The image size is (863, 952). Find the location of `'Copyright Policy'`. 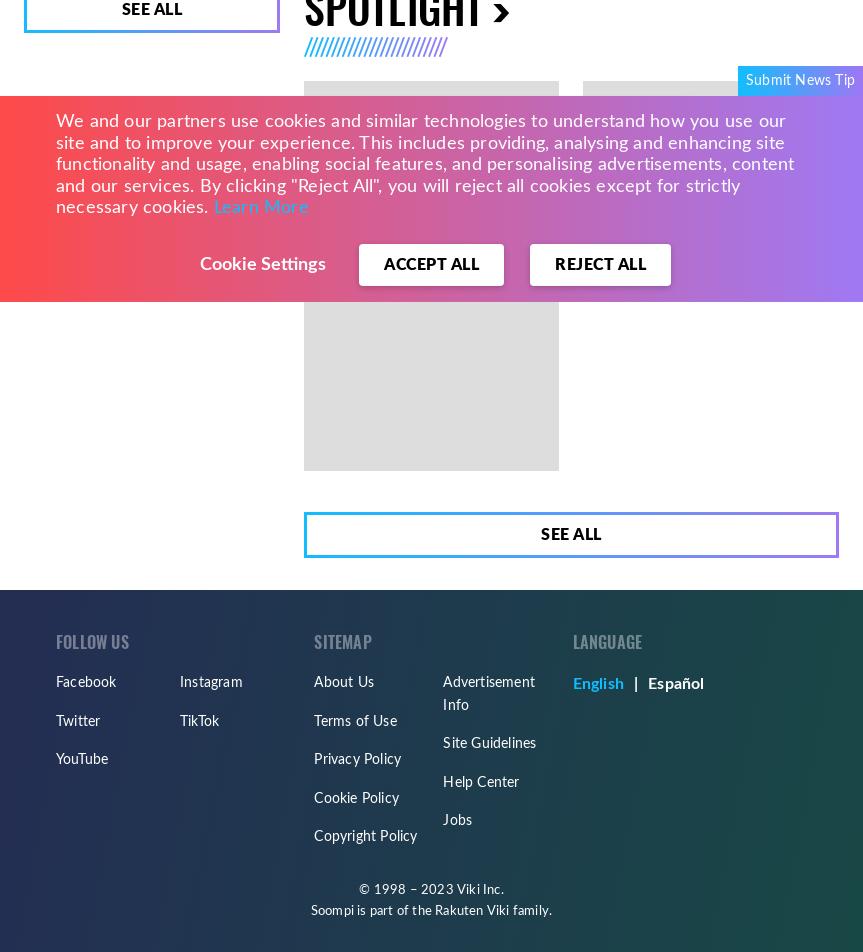

'Copyright Policy' is located at coordinates (365, 836).